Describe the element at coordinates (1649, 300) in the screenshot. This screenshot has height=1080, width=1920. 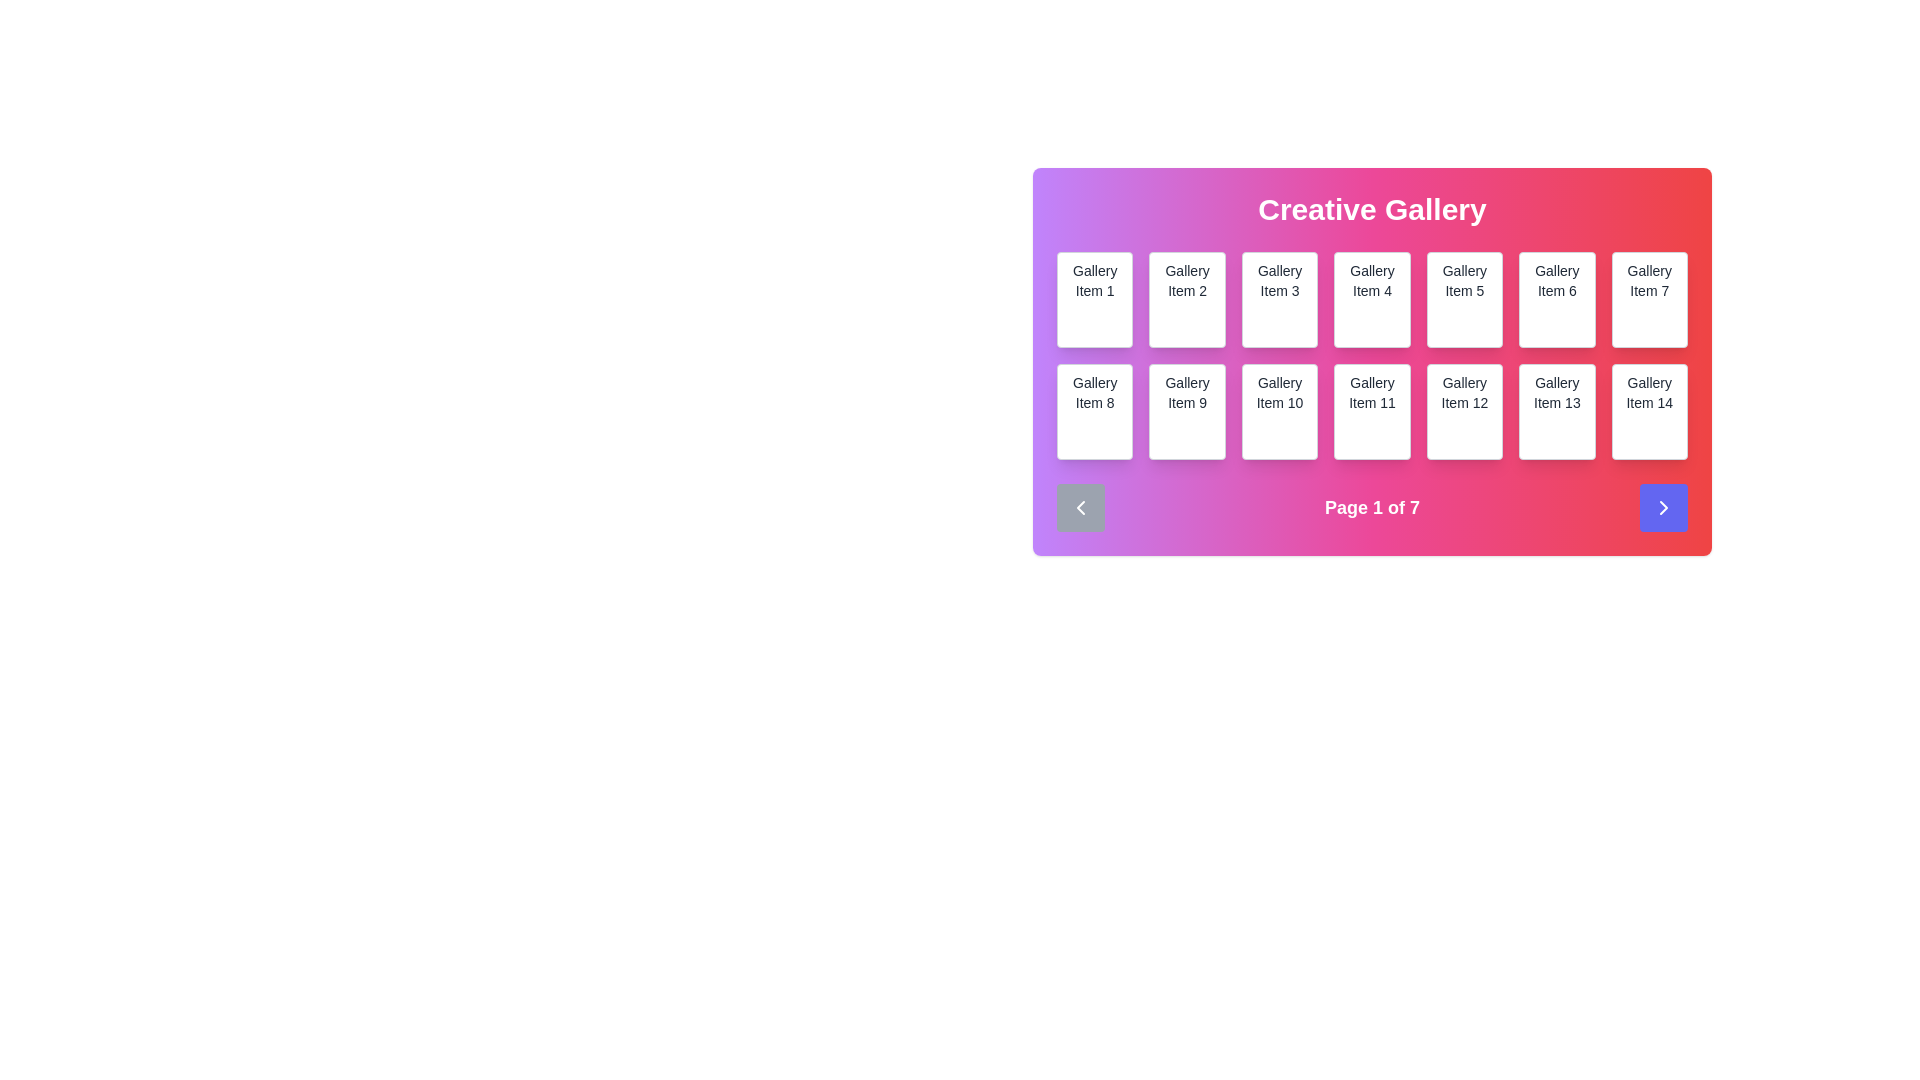
I see `the static display card that contains the text 'Gallery Item 7', which is styled with a white background and a shadow effect, located in the first row and seventh column of the grid layout` at that location.